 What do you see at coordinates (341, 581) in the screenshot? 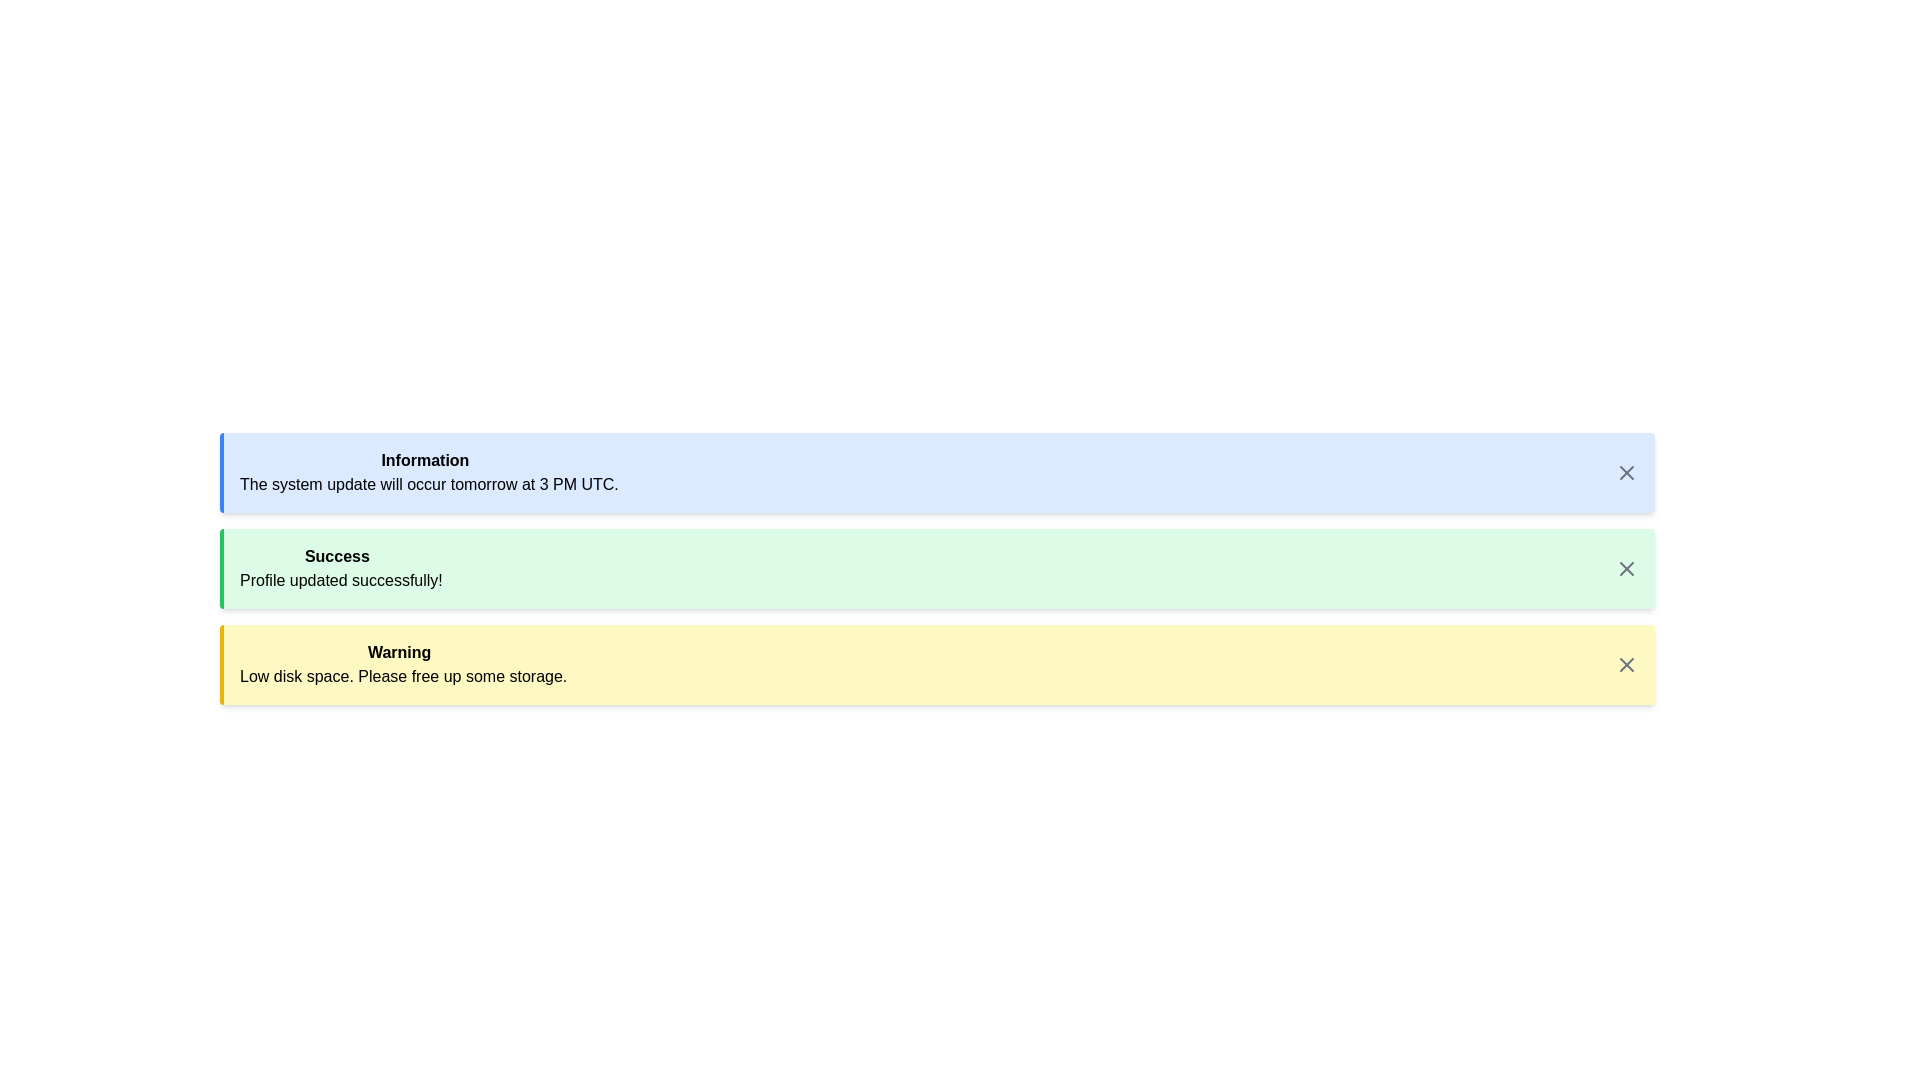
I see `the text label that notifies the user that their profile has been updated successfully, located in the lower portion of the green alert box titled 'Success'` at bounding box center [341, 581].